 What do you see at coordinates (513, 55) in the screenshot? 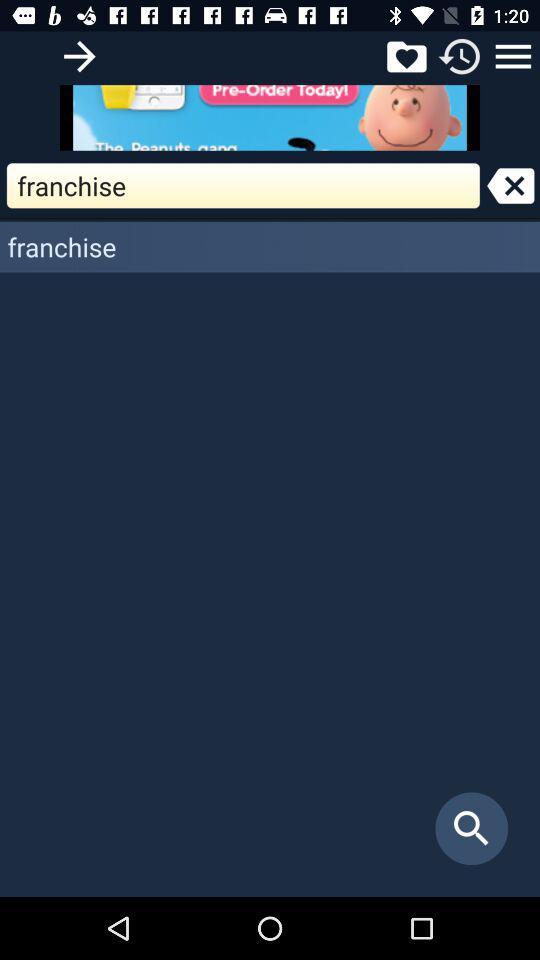
I see `see full menu` at bounding box center [513, 55].